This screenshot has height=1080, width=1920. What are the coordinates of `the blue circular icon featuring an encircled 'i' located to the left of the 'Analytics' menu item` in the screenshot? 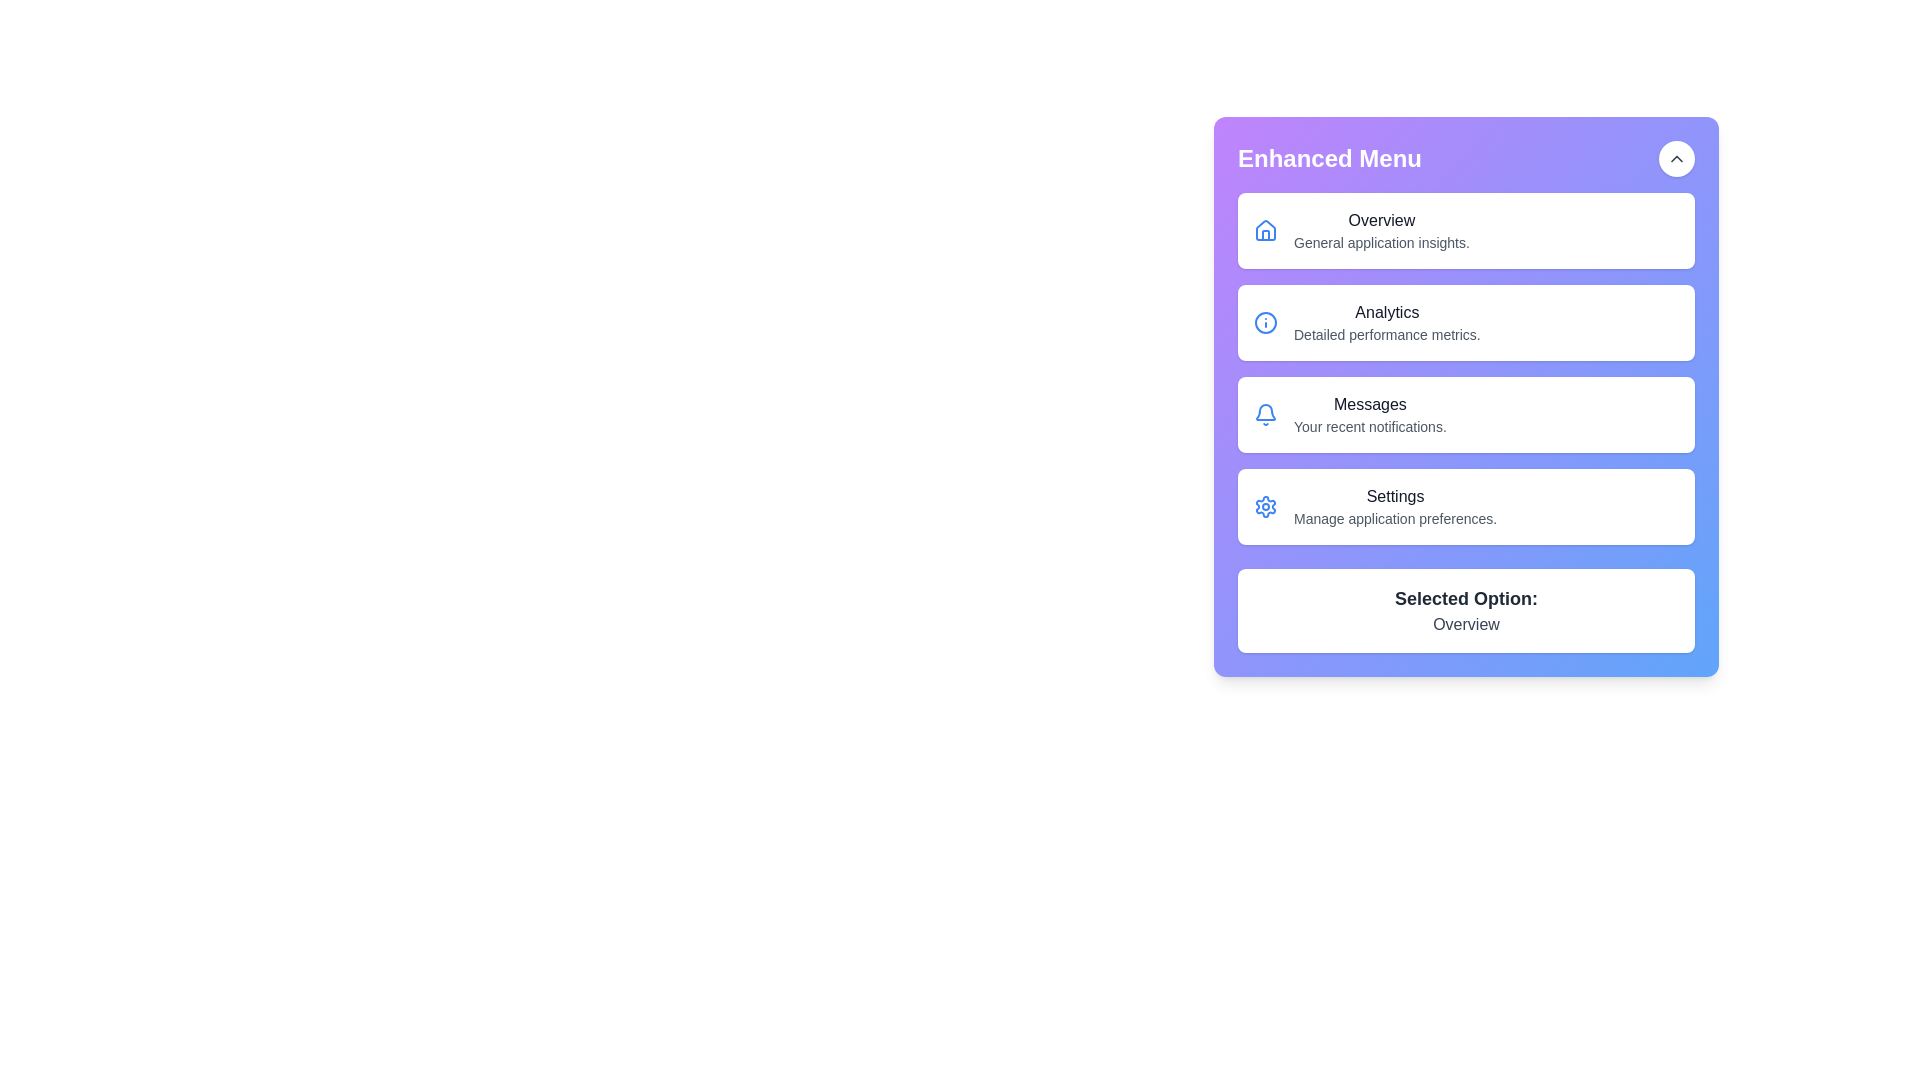 It's located at (1265, 322).